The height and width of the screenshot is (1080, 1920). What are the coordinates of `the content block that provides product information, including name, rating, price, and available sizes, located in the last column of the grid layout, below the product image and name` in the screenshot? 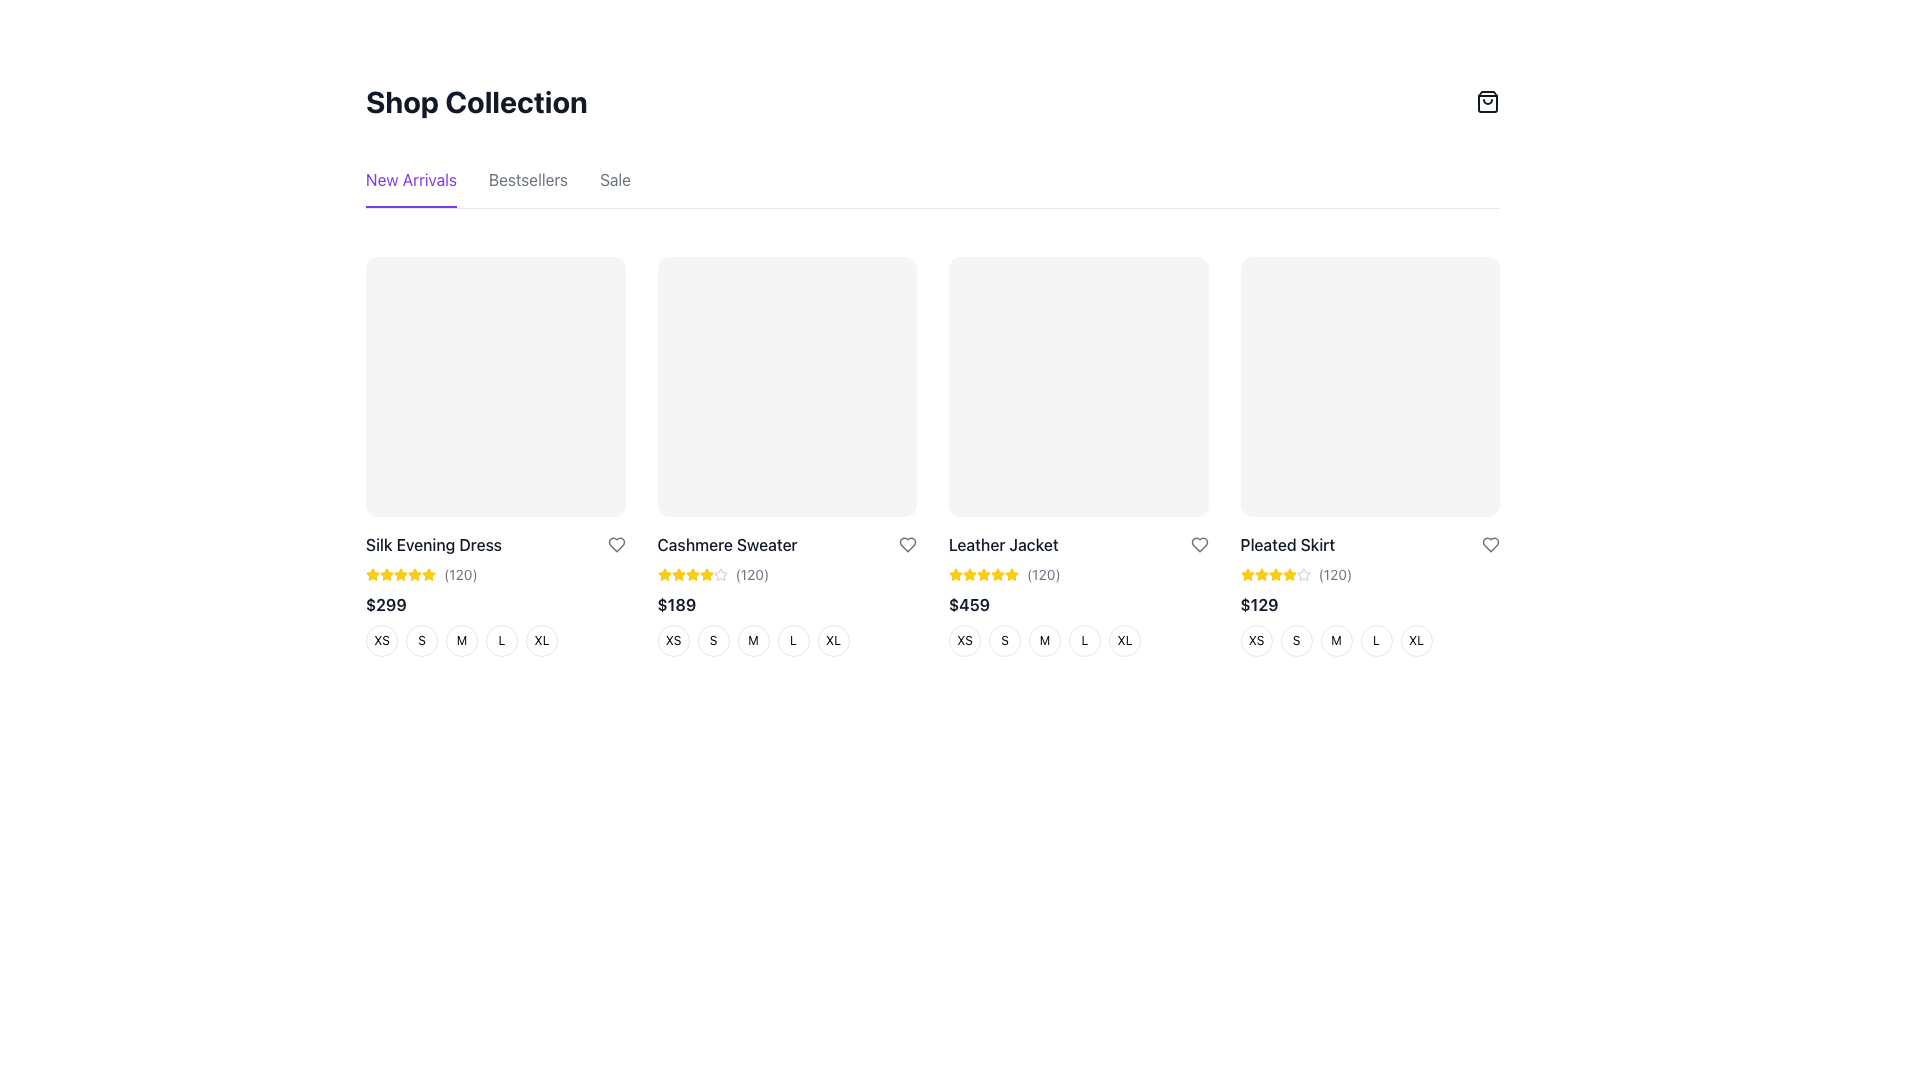 It's located at (1369, 593).